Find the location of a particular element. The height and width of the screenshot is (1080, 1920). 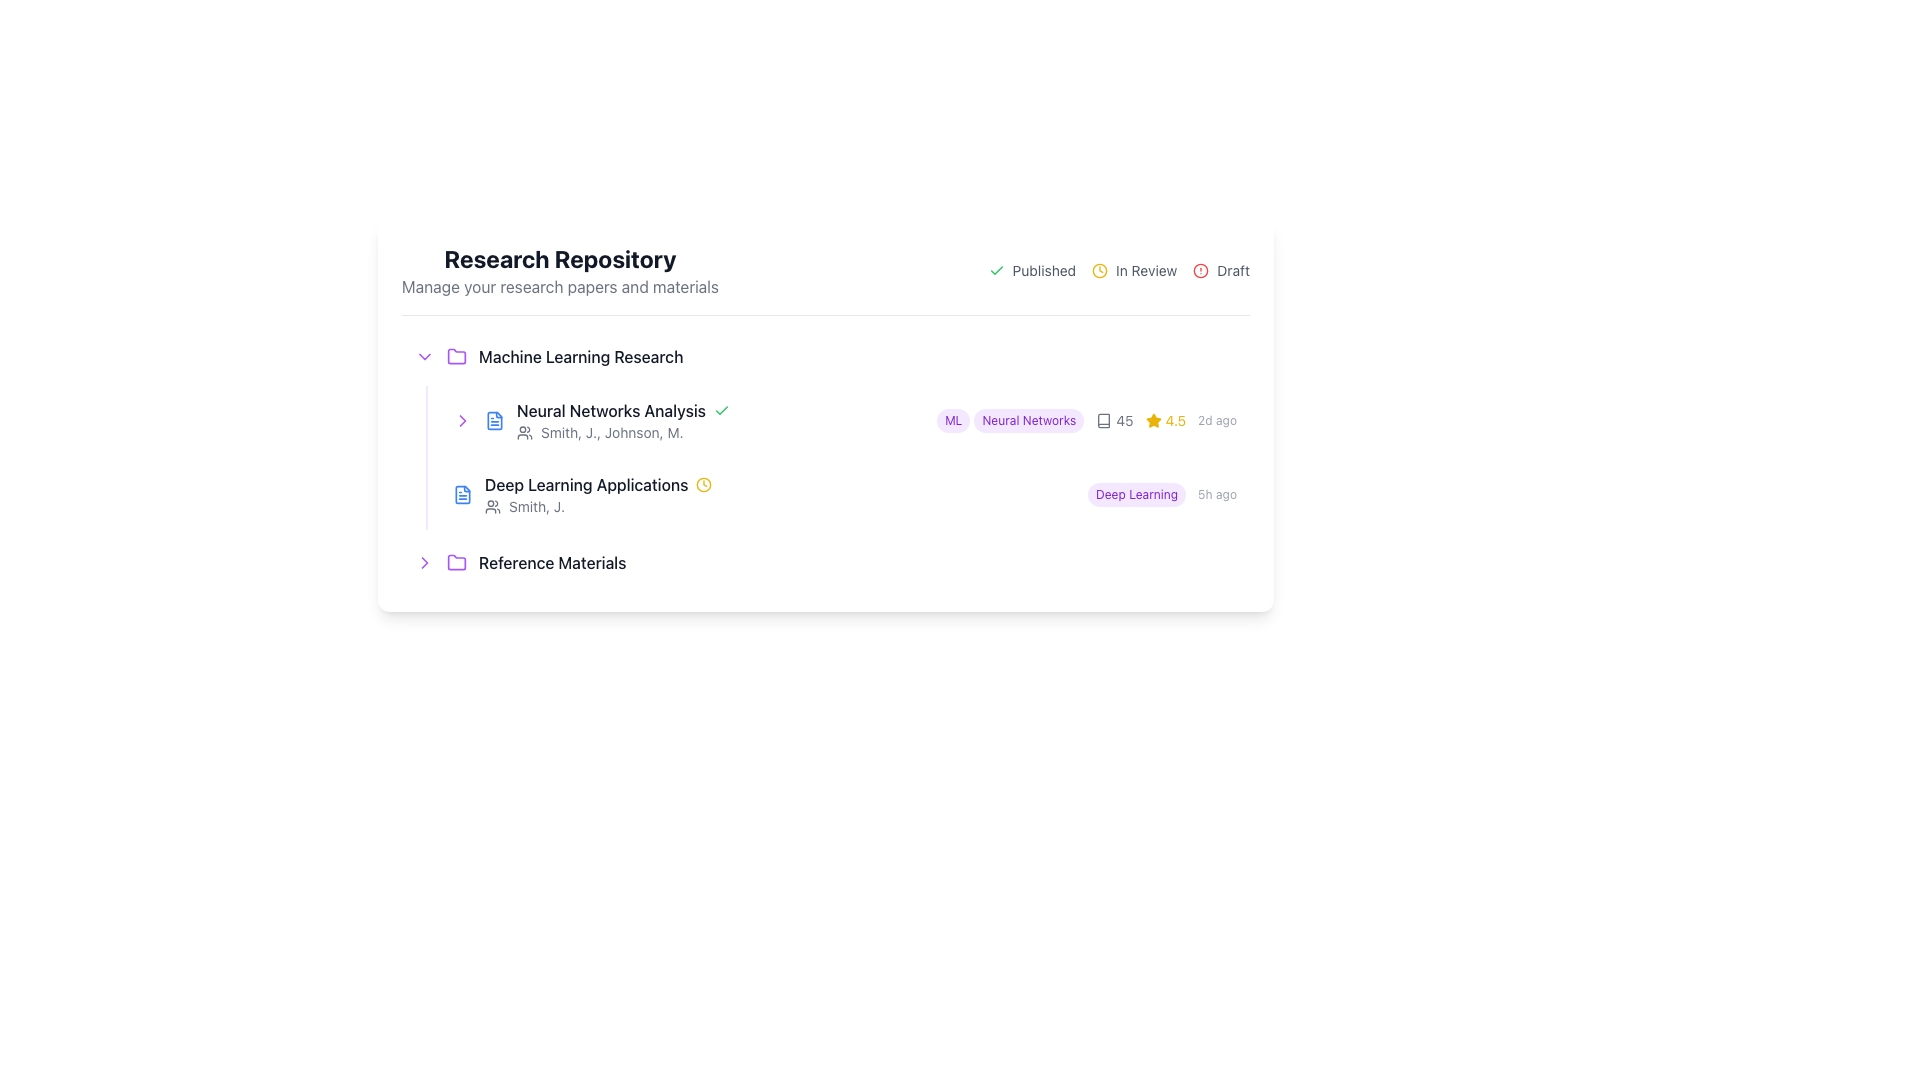

the center of the yellow star-shaped graphic icon used as a rating indicator, located just to the left of the numeric rating text '4.5' in the top-right section of the card is located at coordinates (1153, 419).